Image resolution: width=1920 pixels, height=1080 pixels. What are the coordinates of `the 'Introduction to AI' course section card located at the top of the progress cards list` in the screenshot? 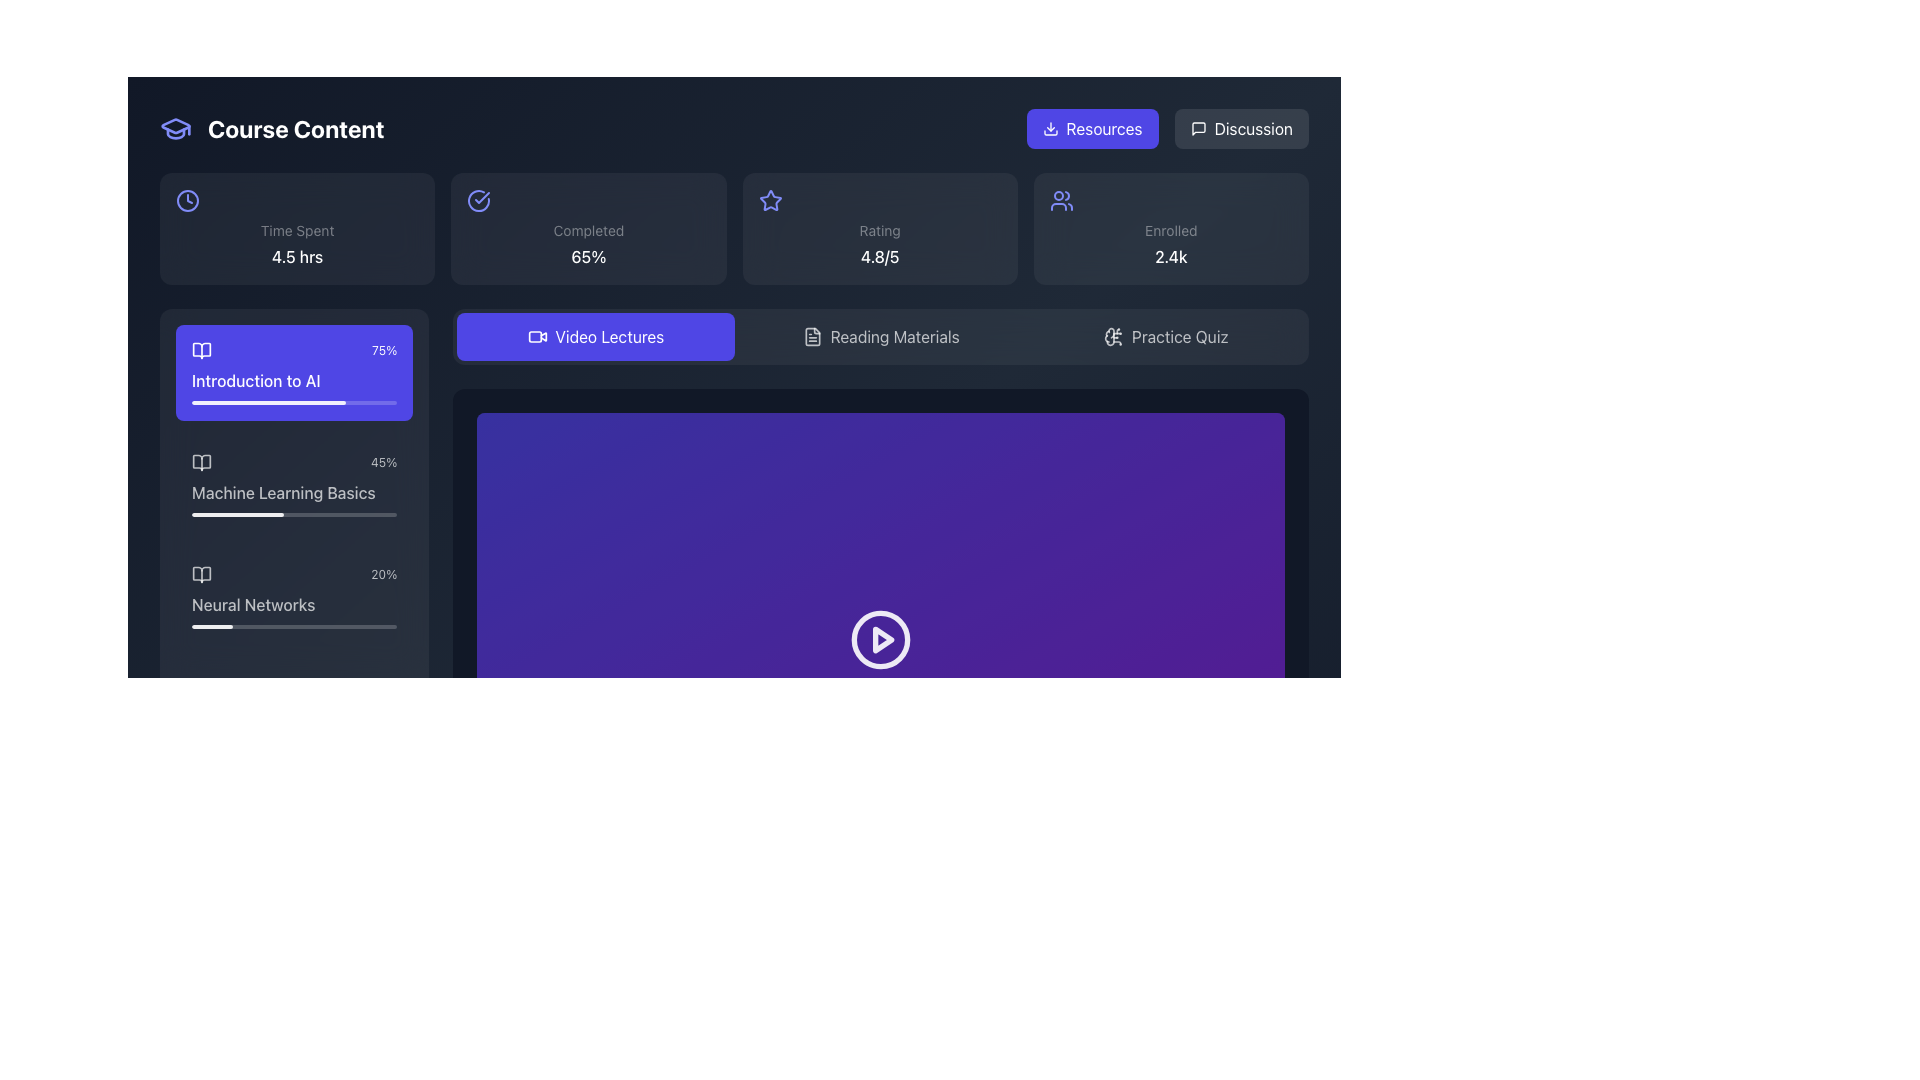 It's located at (293, 373).